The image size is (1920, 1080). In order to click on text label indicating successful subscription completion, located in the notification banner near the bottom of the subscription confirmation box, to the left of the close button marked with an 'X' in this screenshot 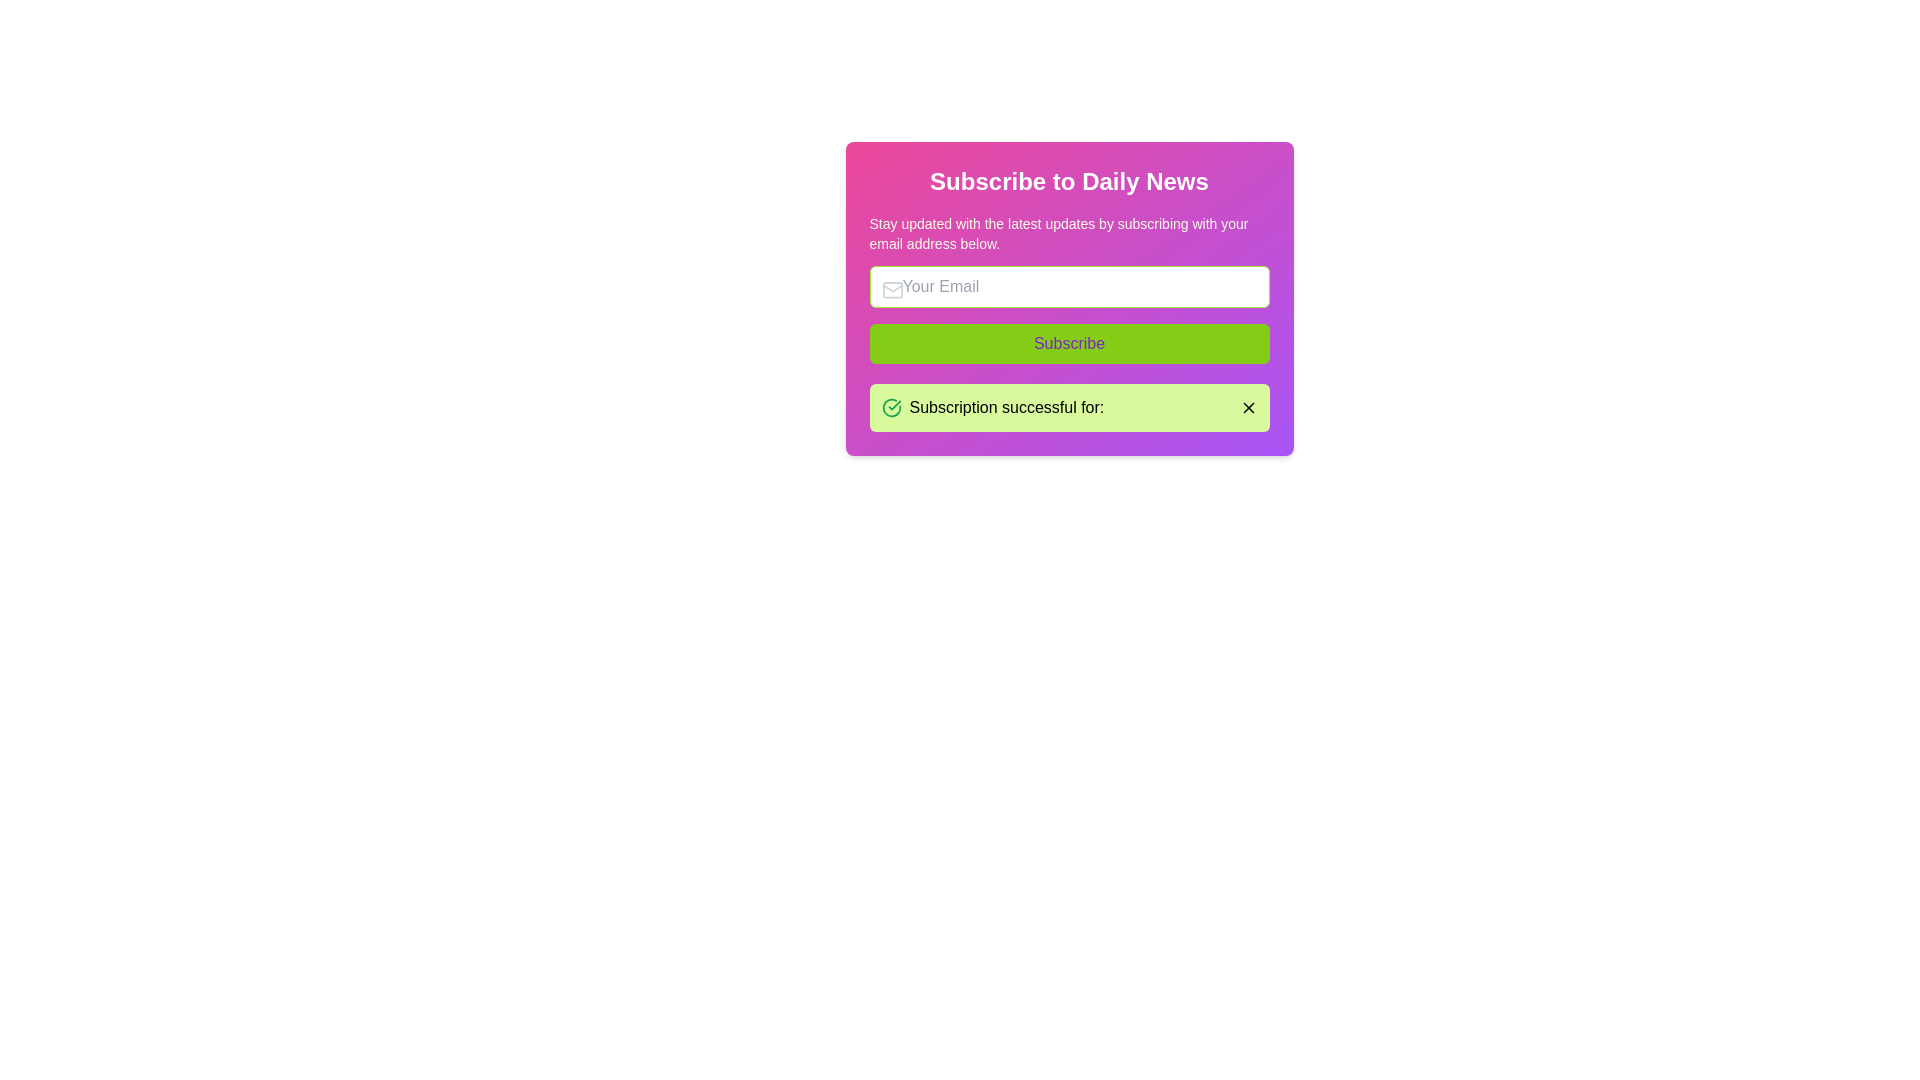, I will do `click(992, 407)`.